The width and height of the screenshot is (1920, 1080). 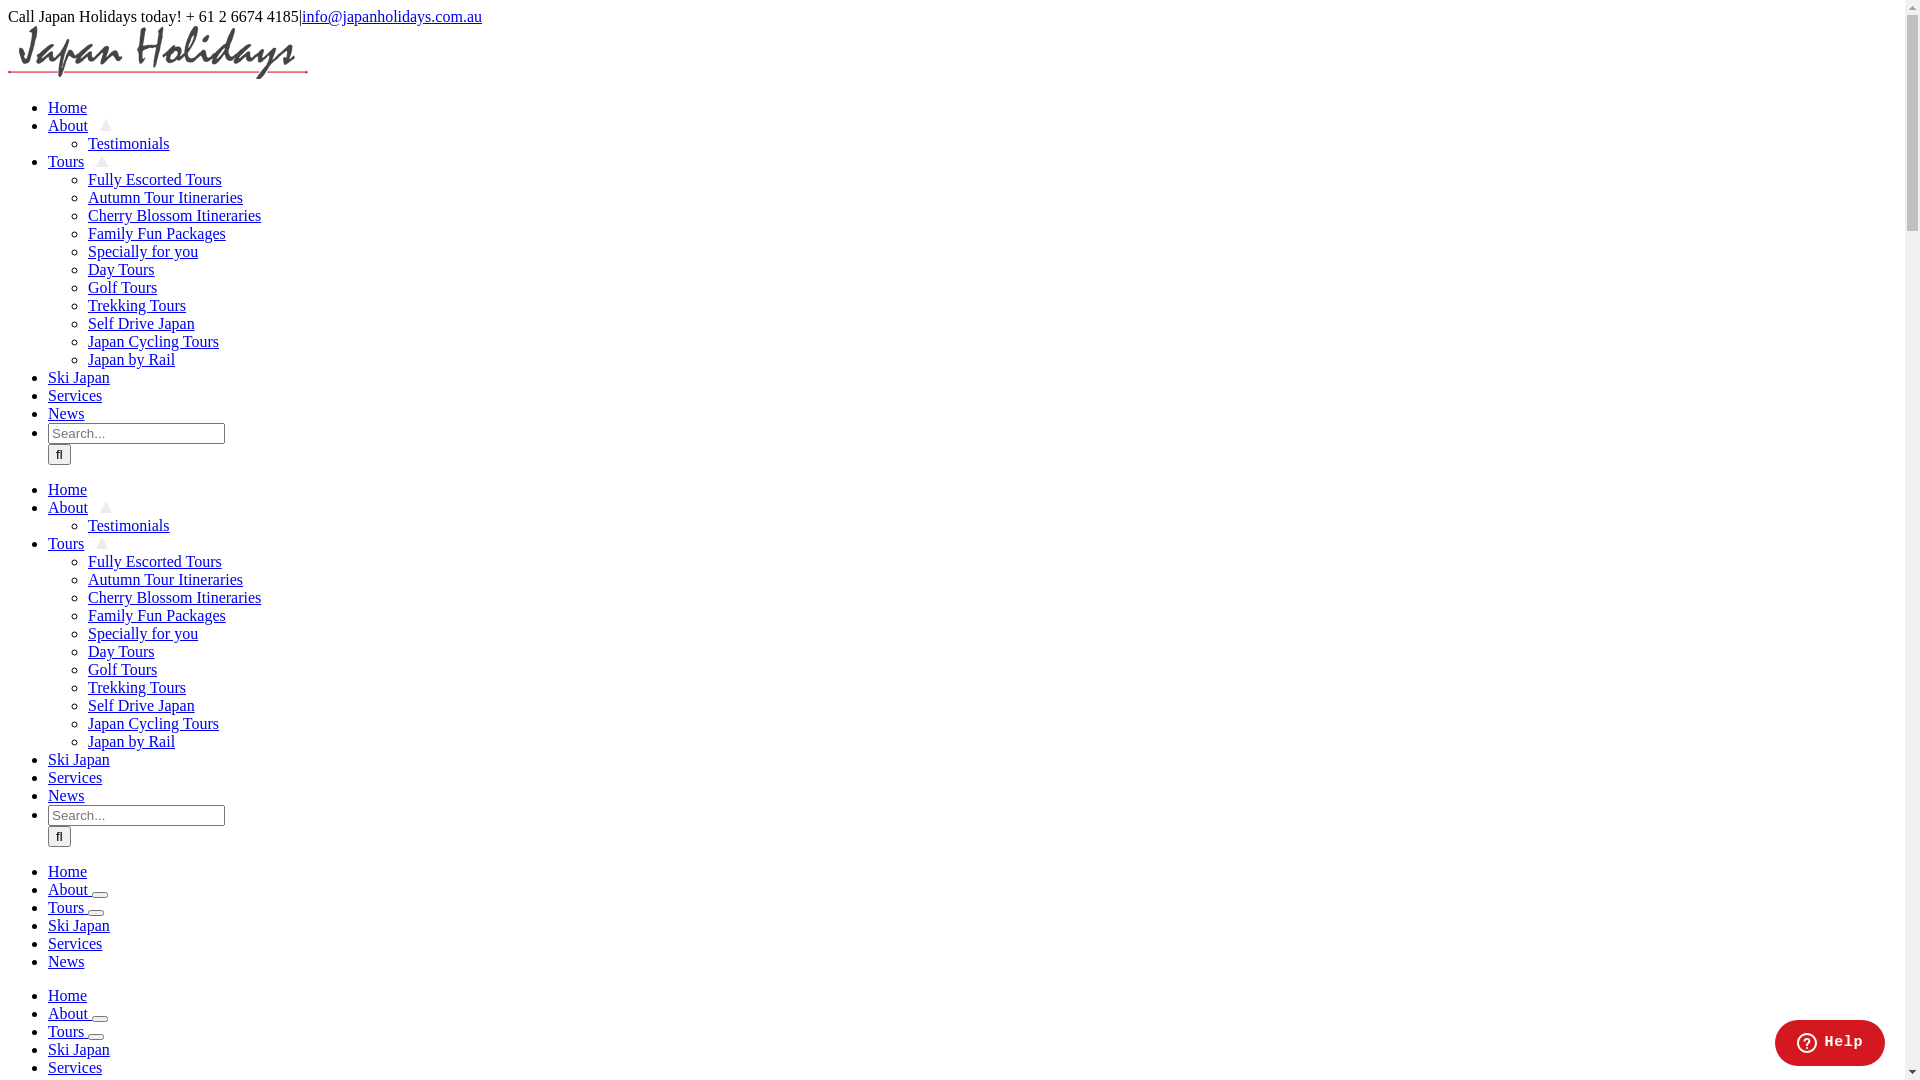 What do you see at coordinates (78, 925) in the screenshot?
I see `'Ski Japan'` at bounding box center [78, 925].